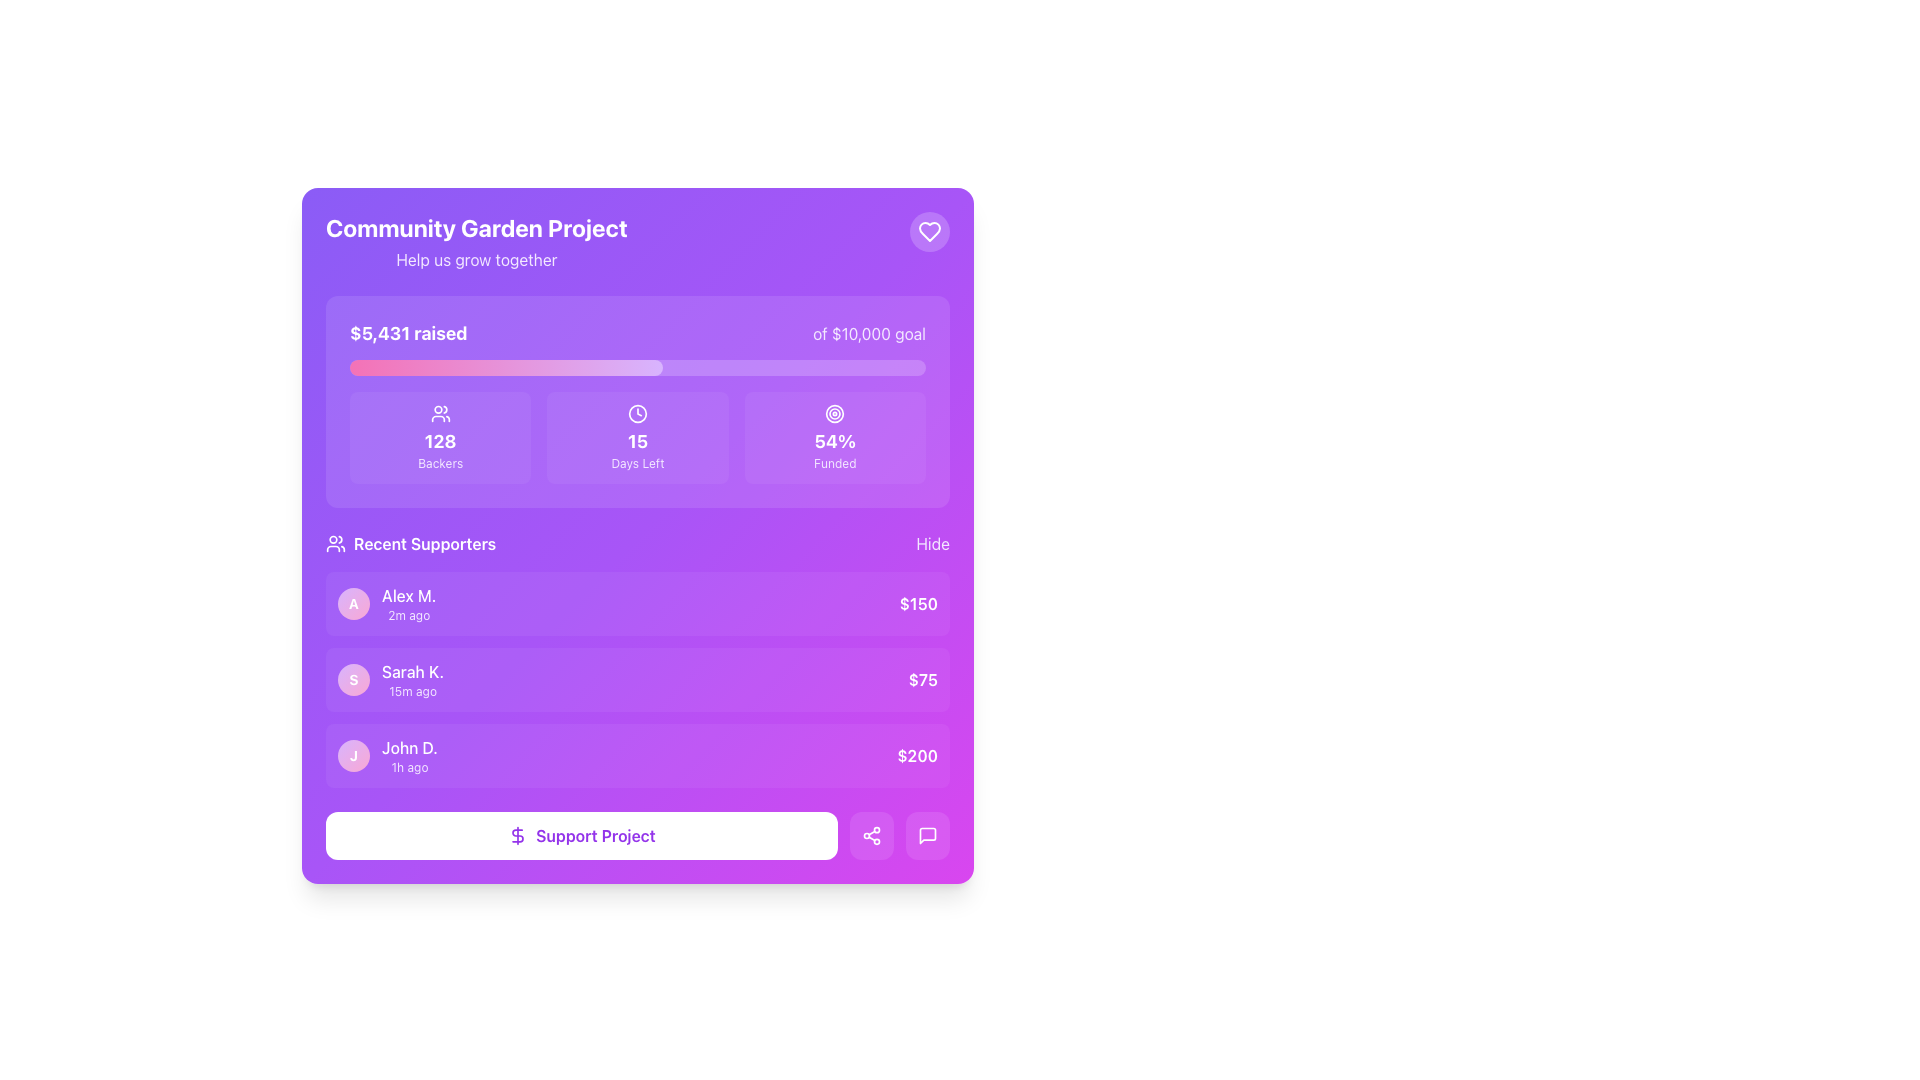  I want to click on the call-to-action button for supporting or funding the project, which is the first and largest button in the horizontal row at the bottom of the purple-themed card interface, so click(637, 836).